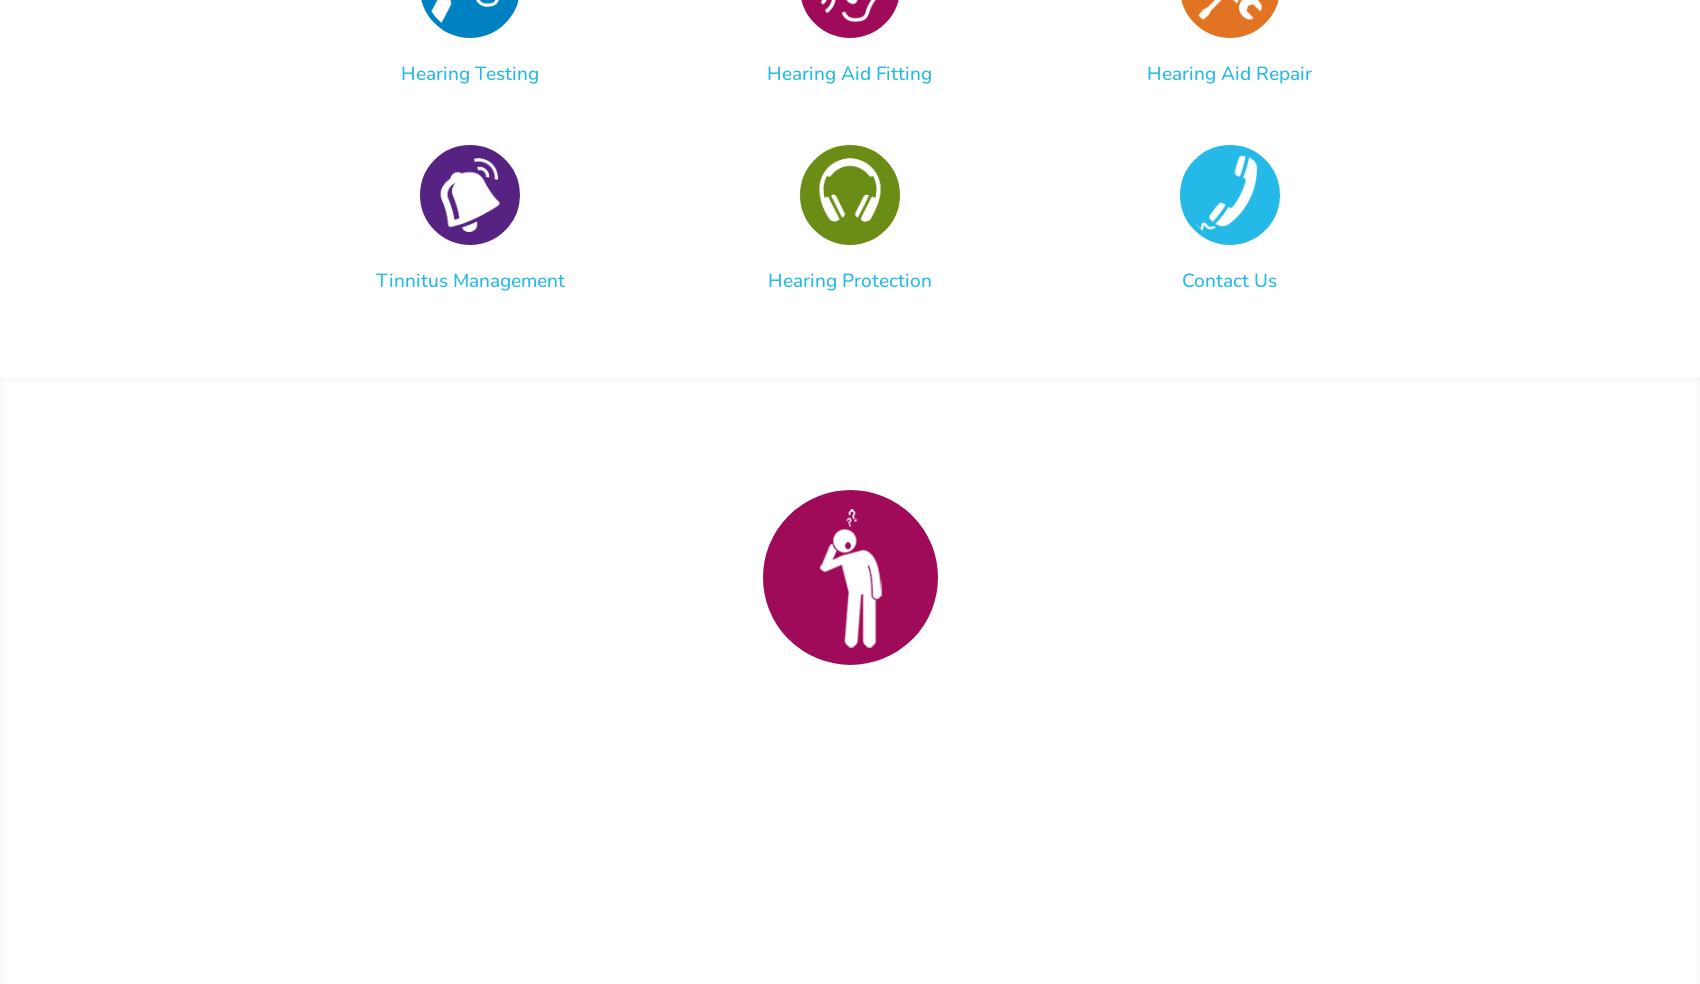 Image resolution: width=1700 pixels, height=984 pixels. Describe the element at coordinates (848, 719) in the screenshot. I see `'Stop Struggling with Hearing Loss'` at that location.